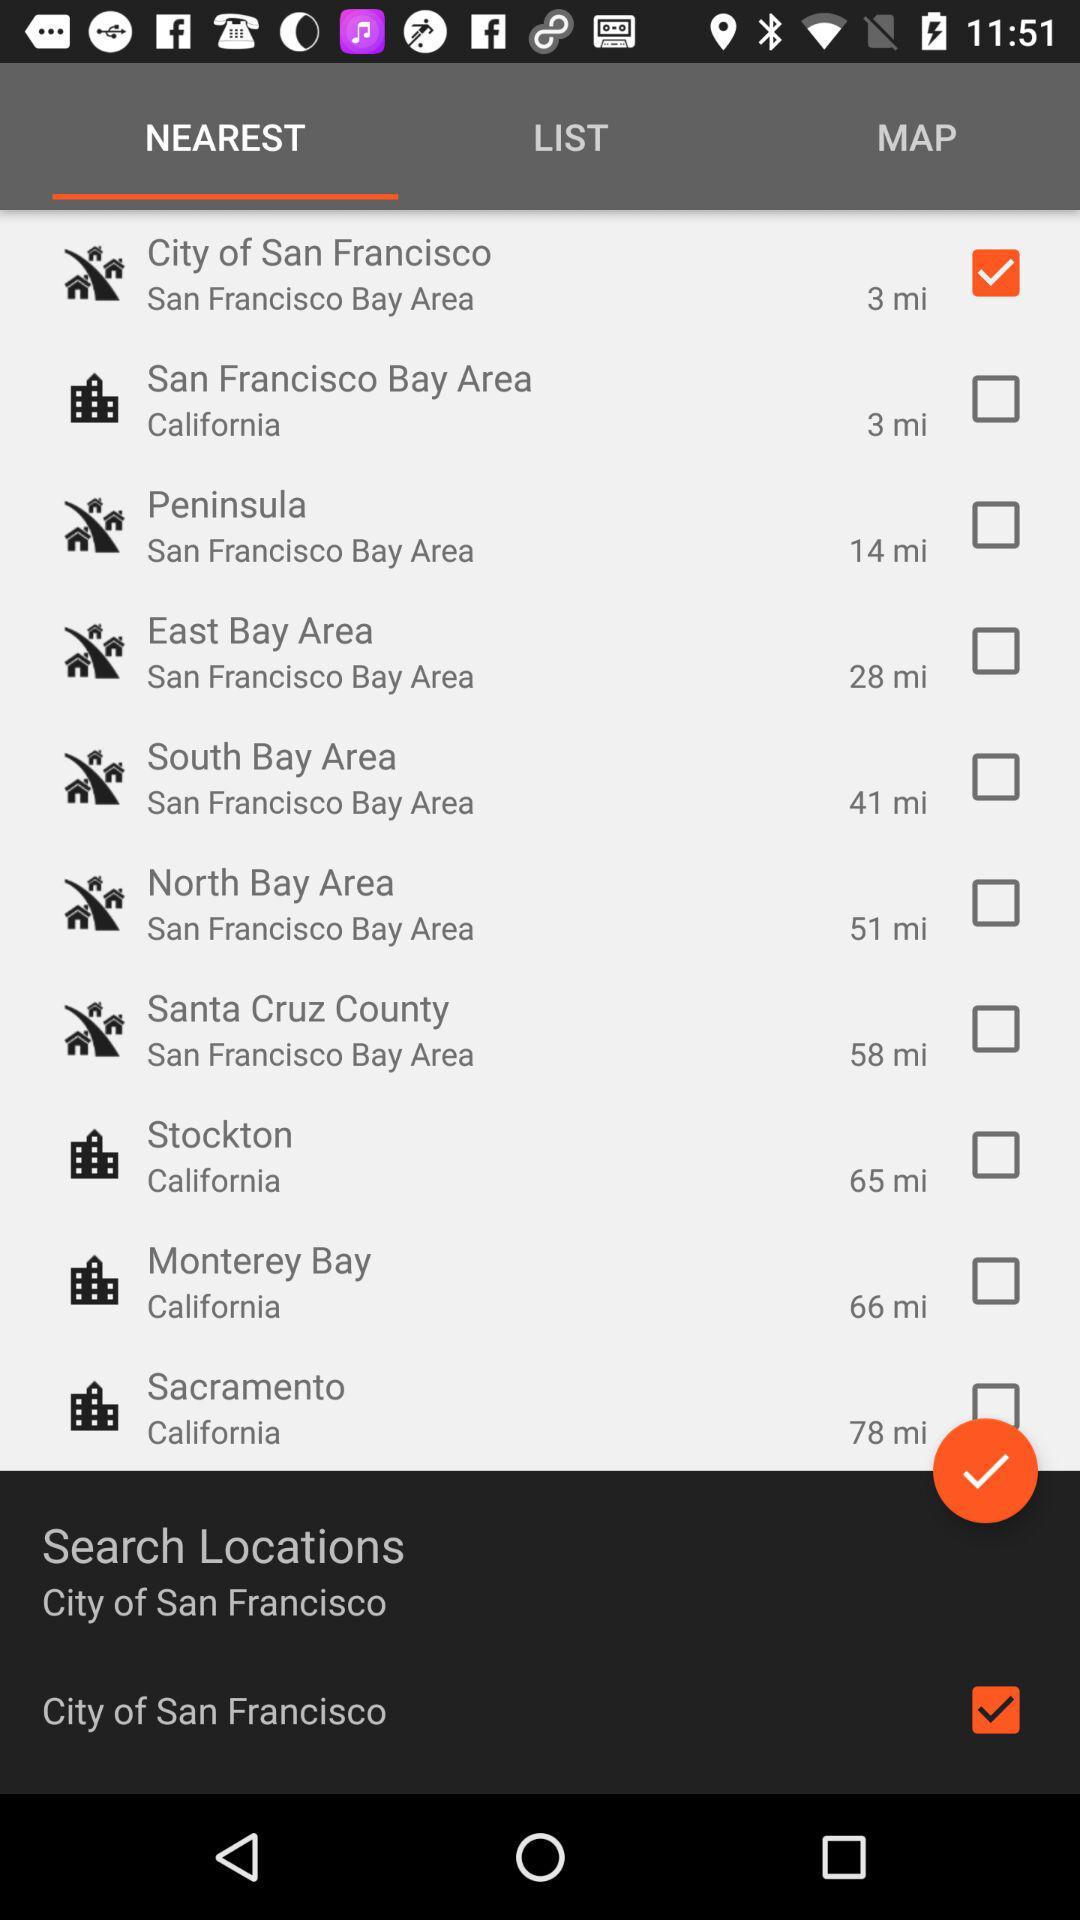 The height and width of the screenshot is (1920, 1080). What do you see at coordinates (995, 1405) in the screenshot?
I see `city as option` at bounding box center [995, 1405].